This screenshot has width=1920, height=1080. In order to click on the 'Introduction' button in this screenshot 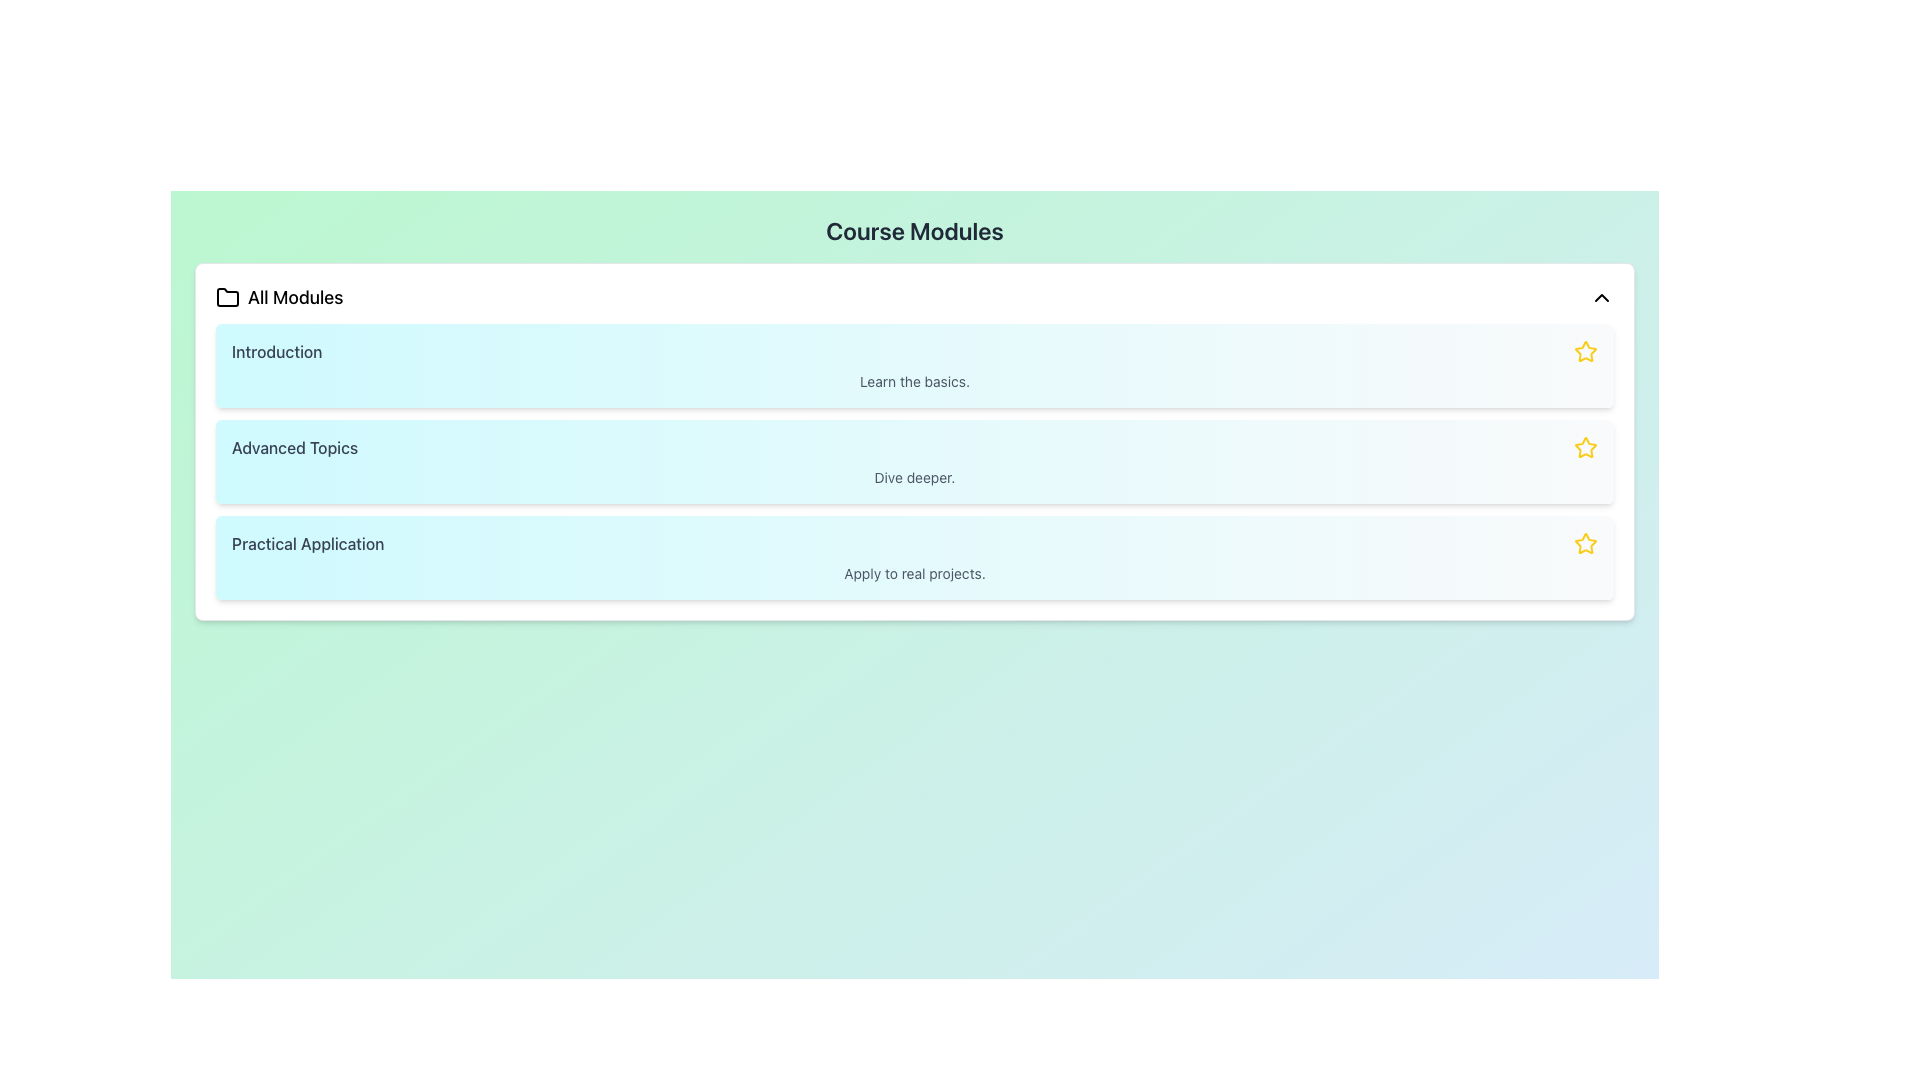, I will do `click(914, 366)`.